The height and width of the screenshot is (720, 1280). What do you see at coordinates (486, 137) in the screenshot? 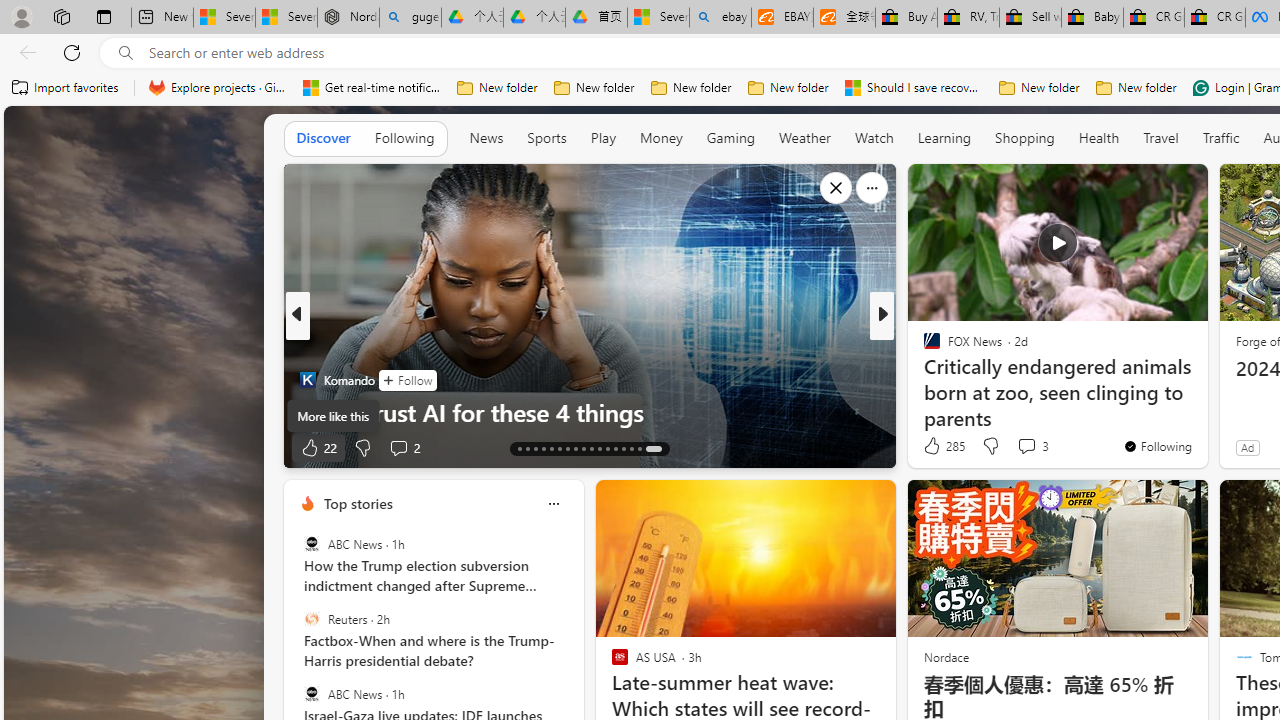
I see `'News'` at bounding box center [486, 137].